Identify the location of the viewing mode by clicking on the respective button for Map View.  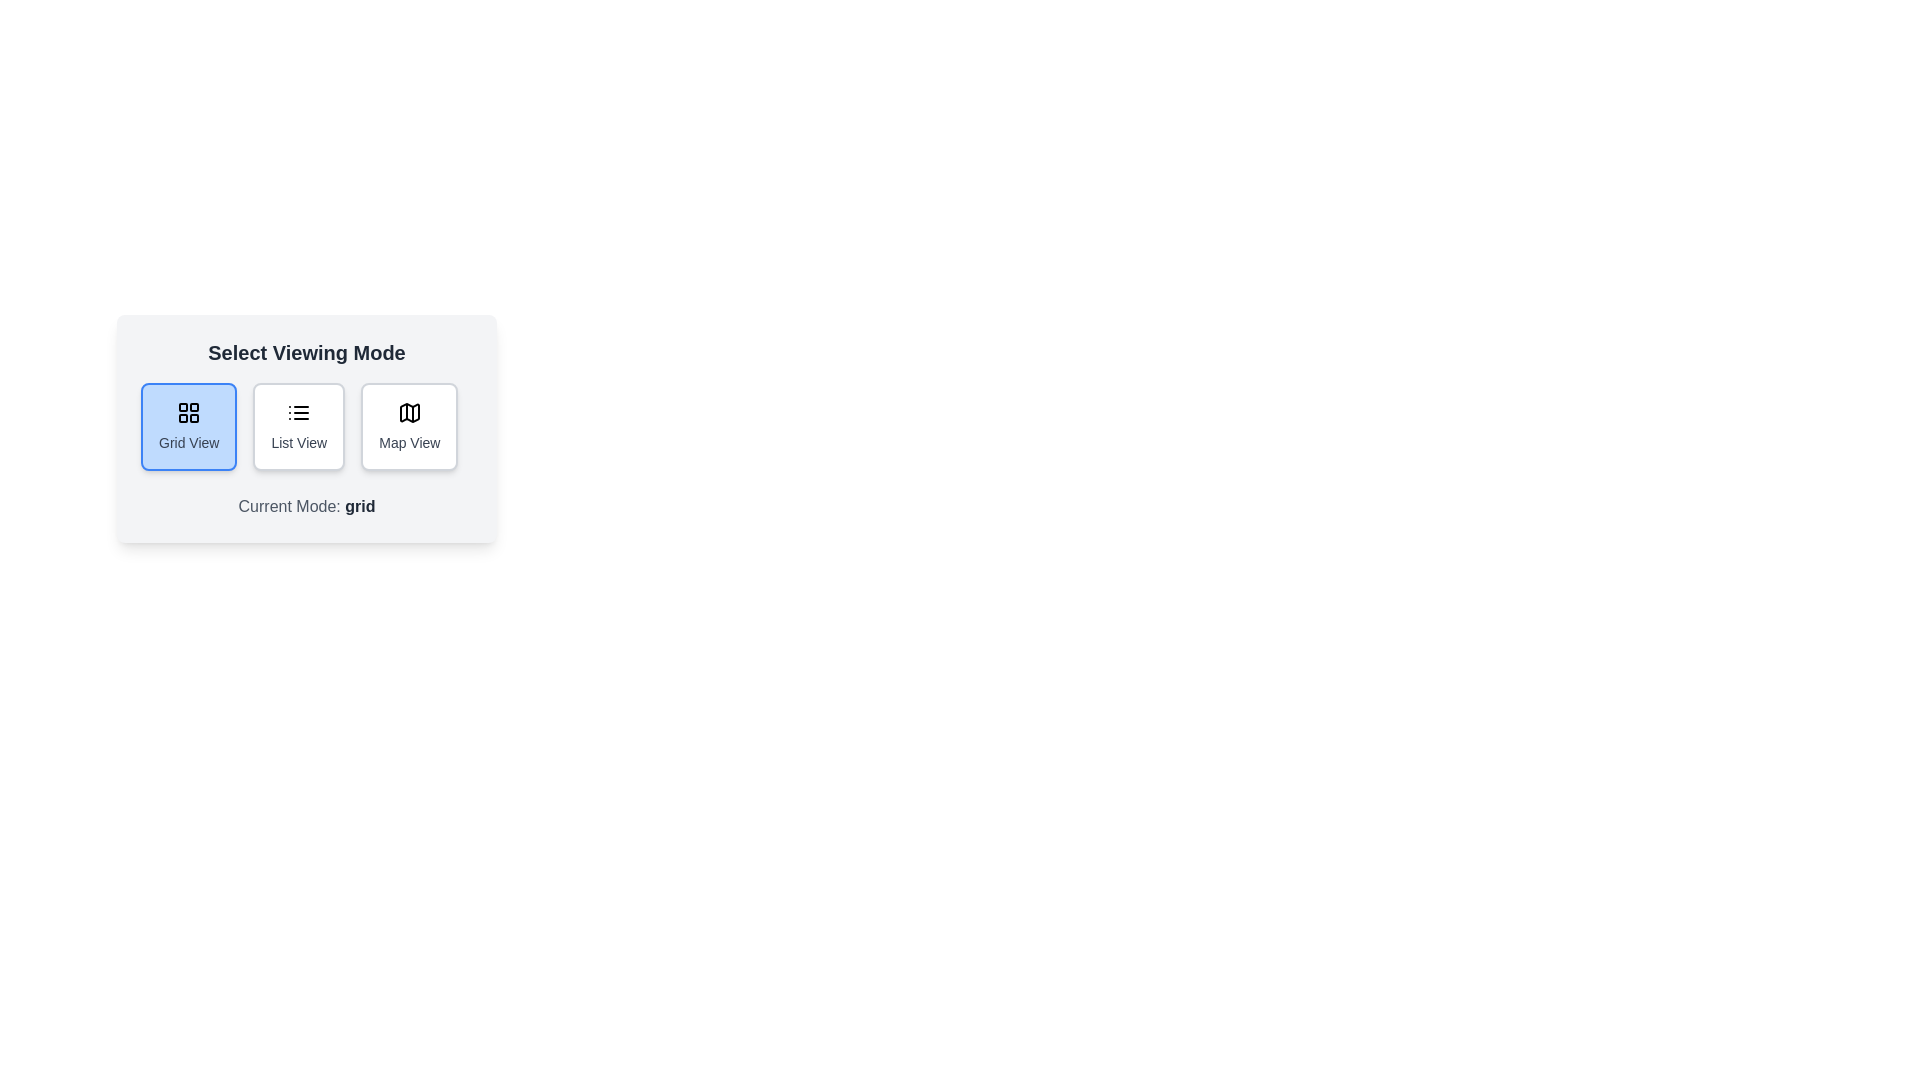
(407, 426).